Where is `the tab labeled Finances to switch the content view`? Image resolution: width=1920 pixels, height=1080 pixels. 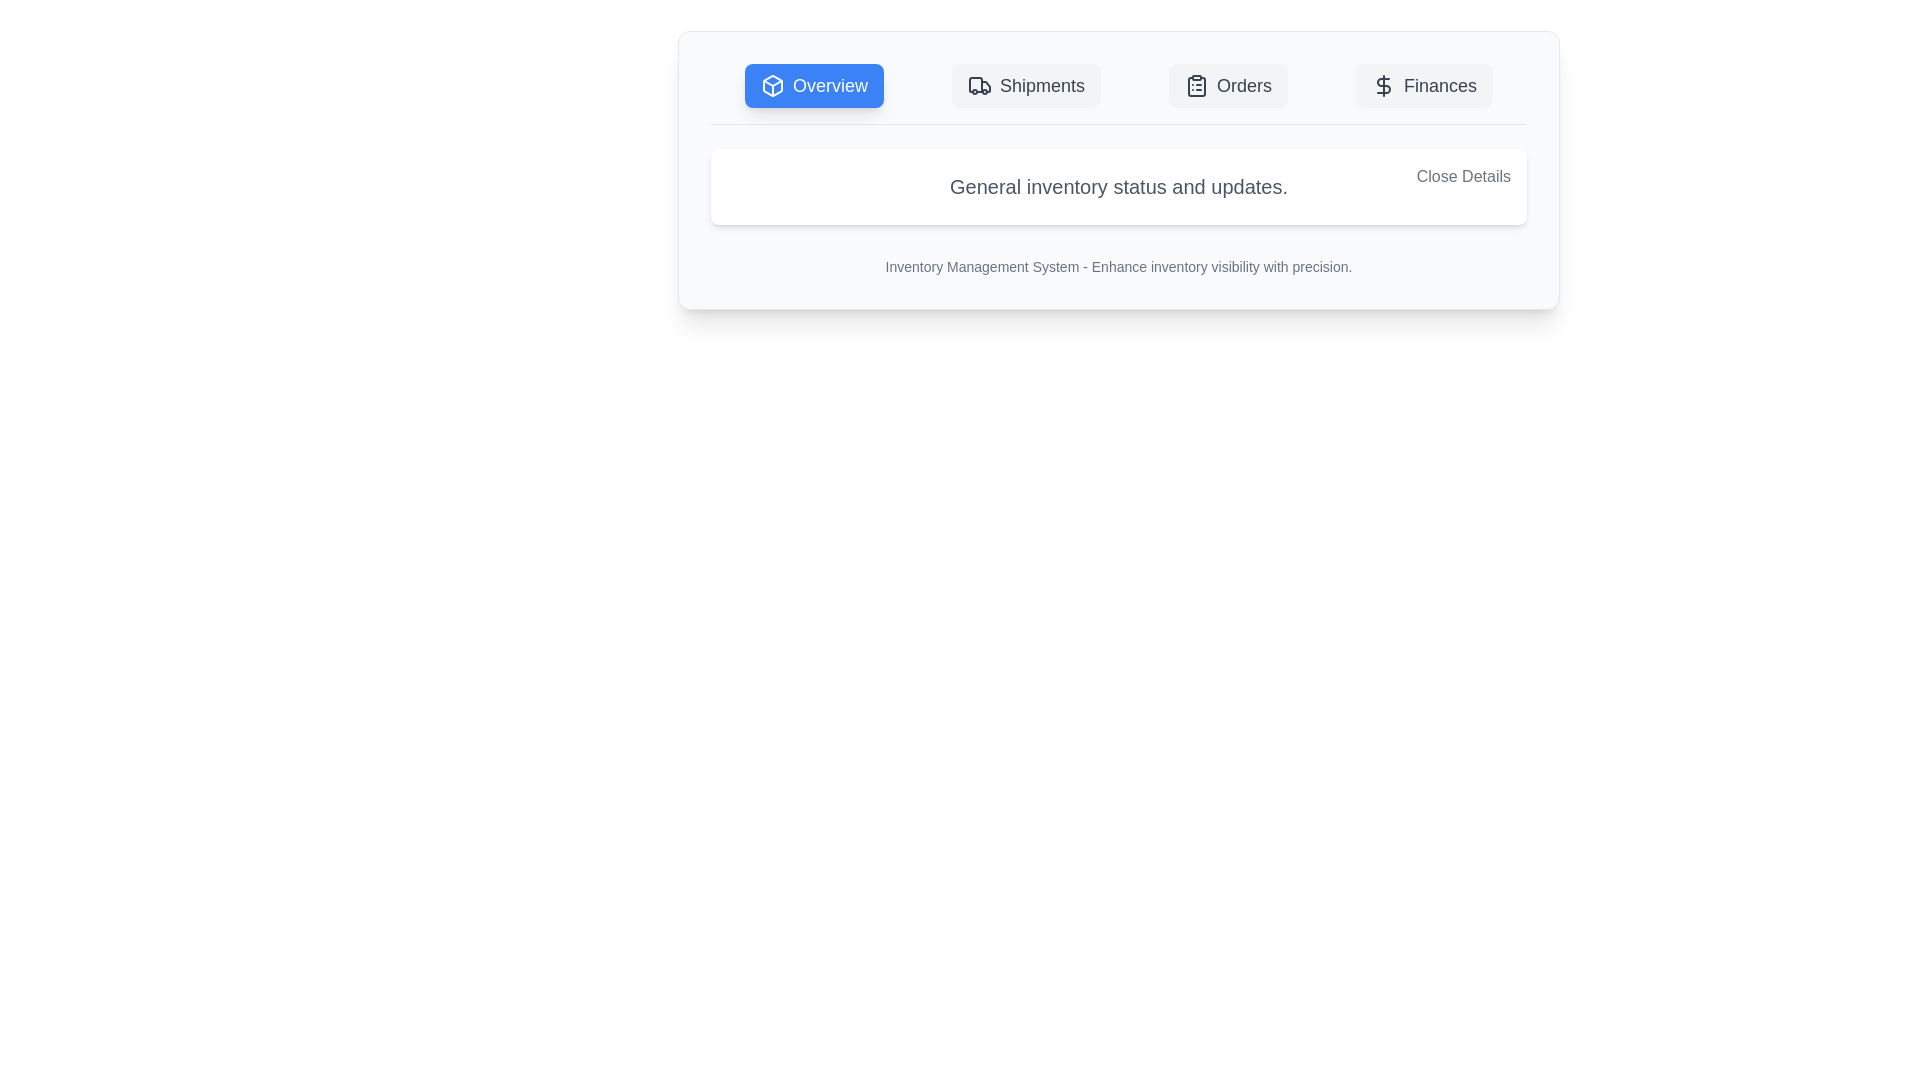
the tab labeled Finances to switch the content view is located at coordinates (1423, 84).